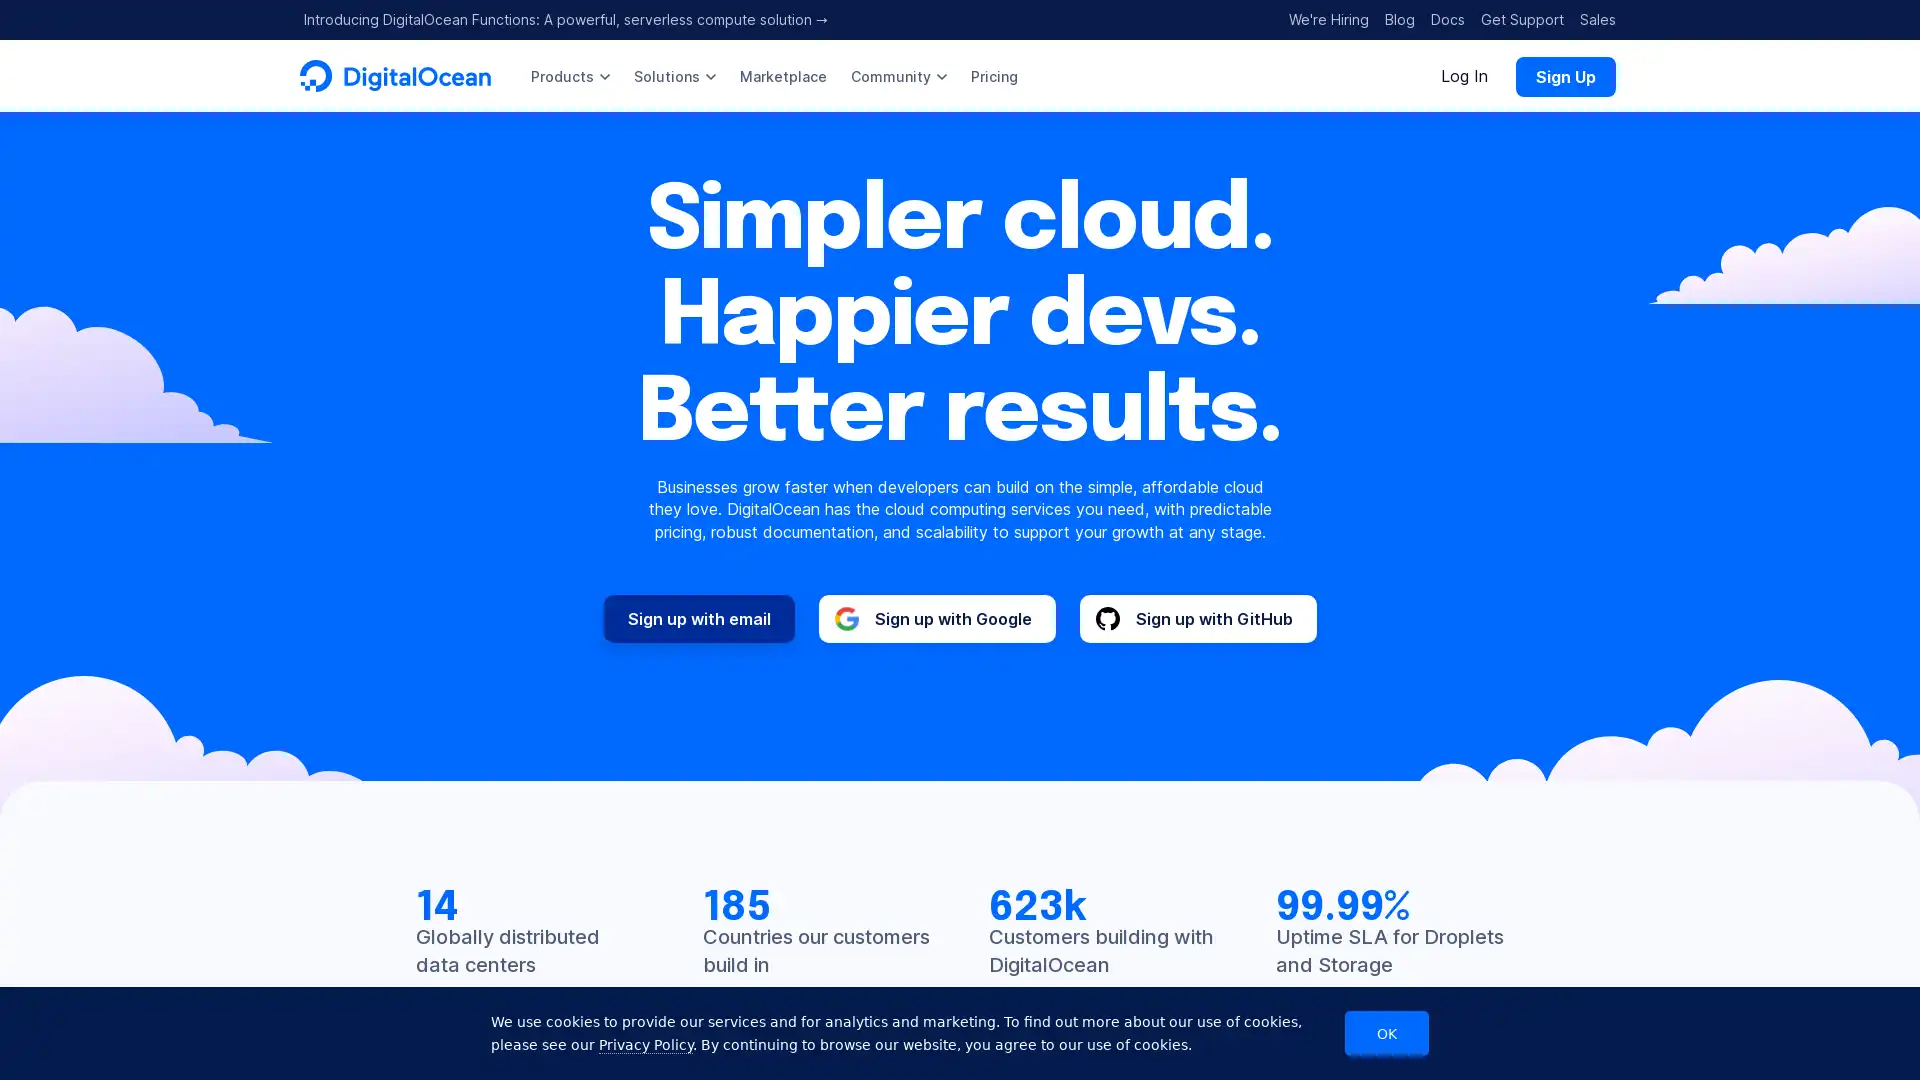 The width and height of the screenshot is (1920, 1080). Describe the element at coordinates (897, 75) in the screenshot. I see `Community` at that location.